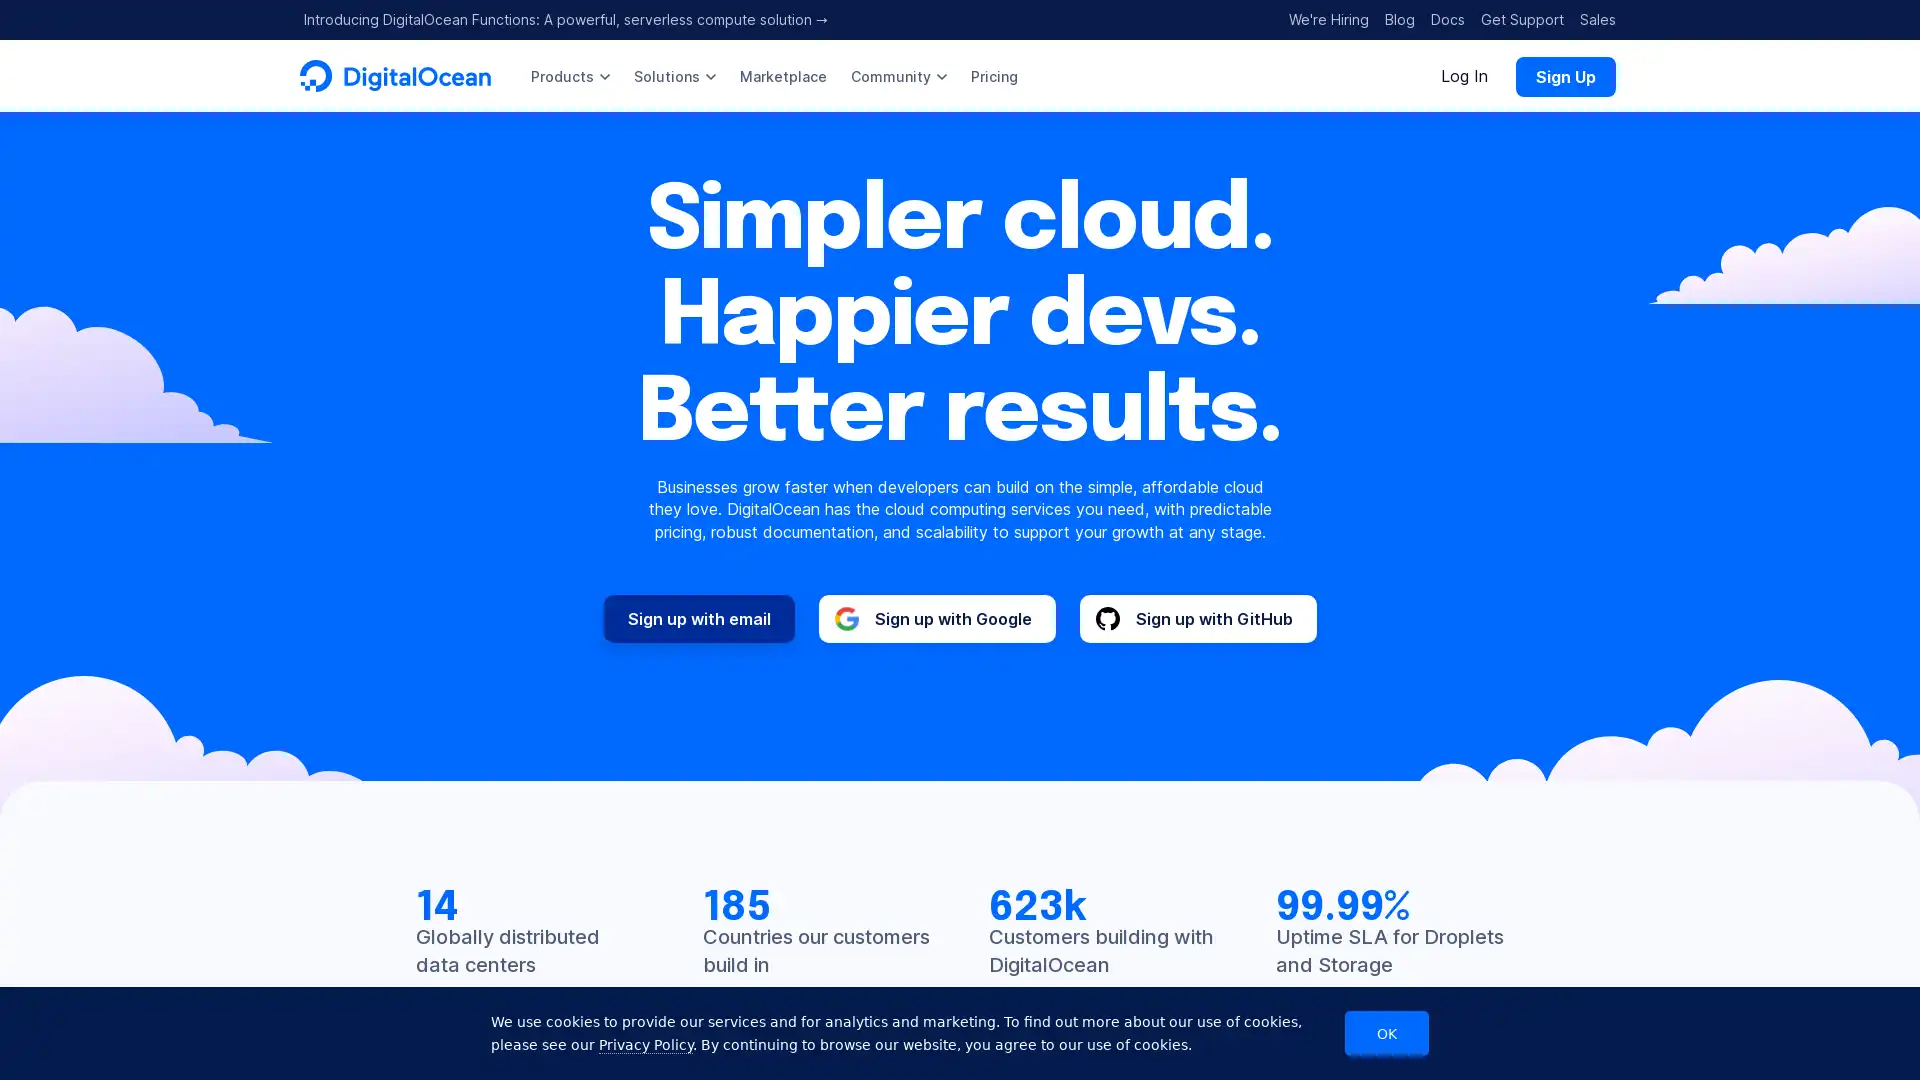 The width and height of the screenshot is (1920, 1080). Describe the element at coordinates (897, 75) in the screenshot. I see `Community` at that location.